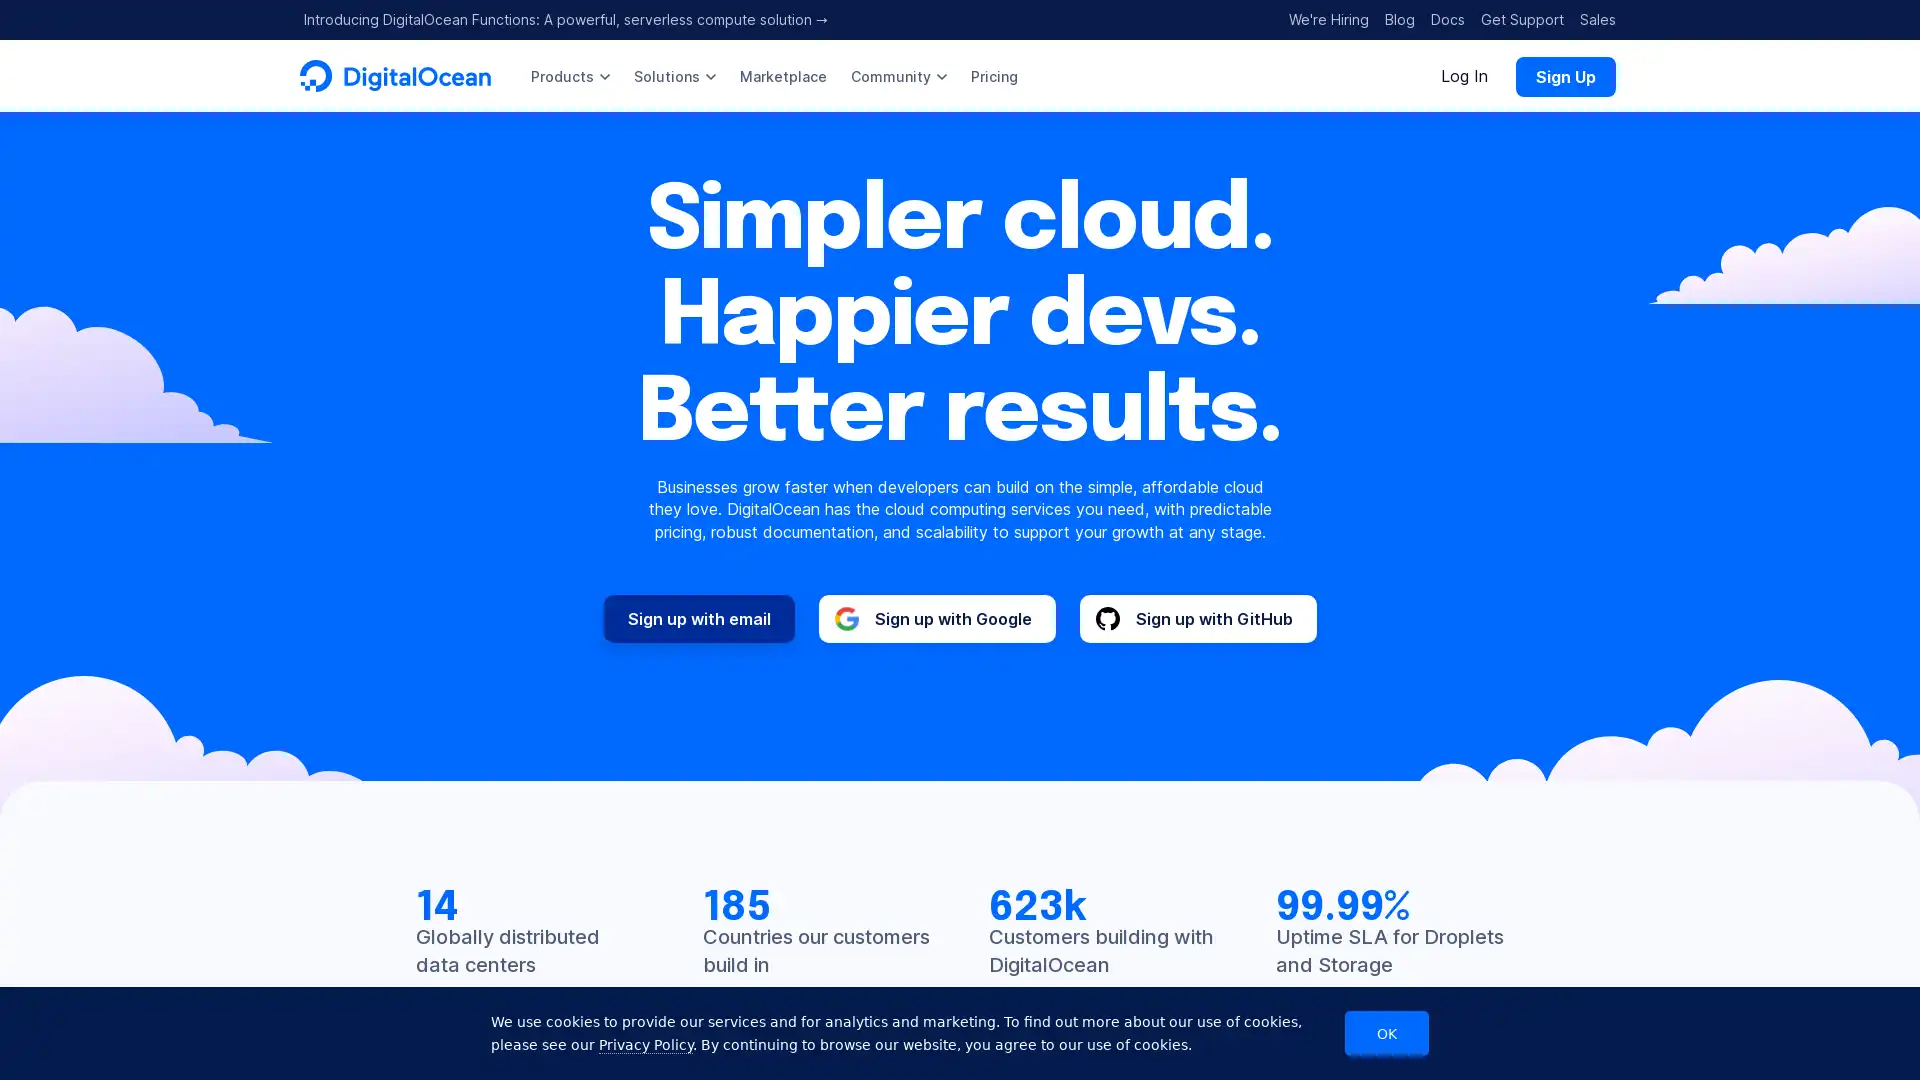 The width and height of the screenshot is (1920, 1080). Describe the element at coordinates (897, 75) in the screenshot. I see `Community` at that location.